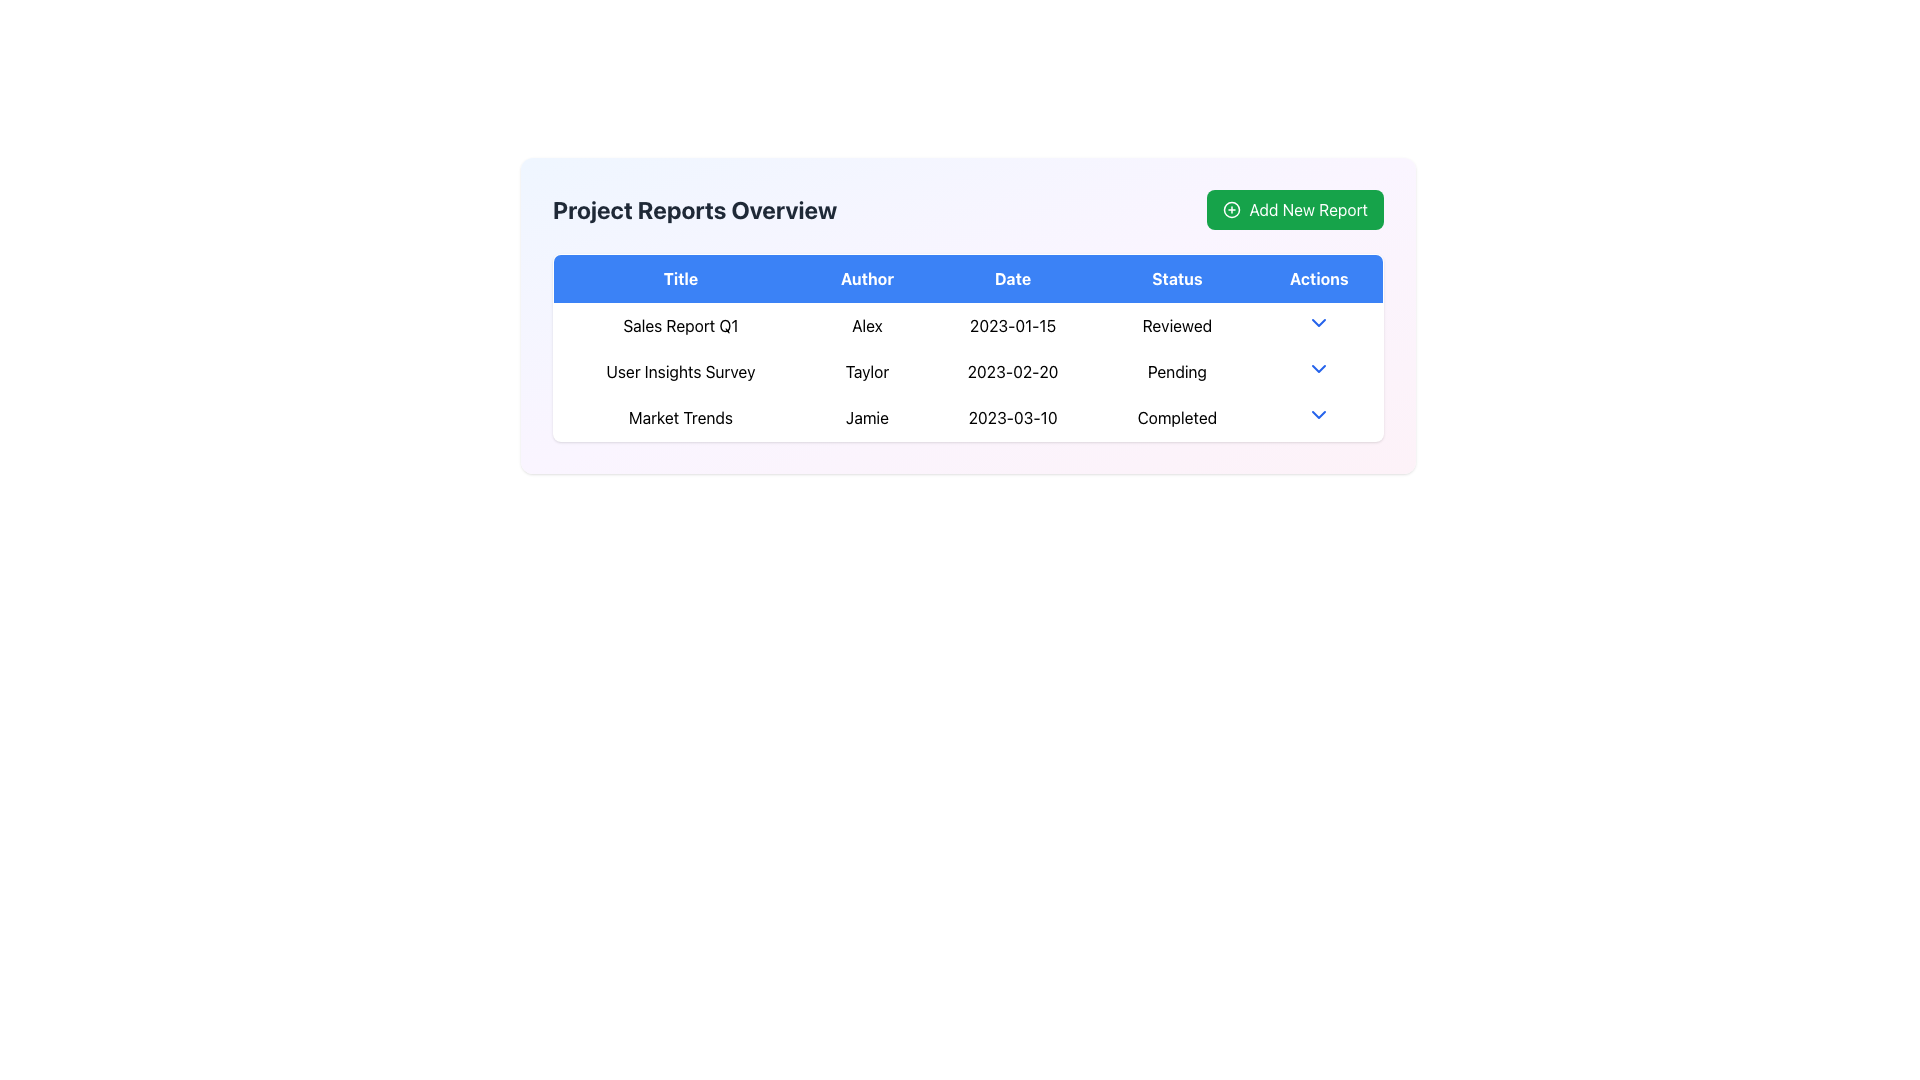 The width and height of the screenshot is (1920, 1080). What do you see at coordinates (1319, 322) in the screenshot?
I see `the chevron icon located in the 'Actions' cell of the first row of the table` at bounding box center [1319, 322].